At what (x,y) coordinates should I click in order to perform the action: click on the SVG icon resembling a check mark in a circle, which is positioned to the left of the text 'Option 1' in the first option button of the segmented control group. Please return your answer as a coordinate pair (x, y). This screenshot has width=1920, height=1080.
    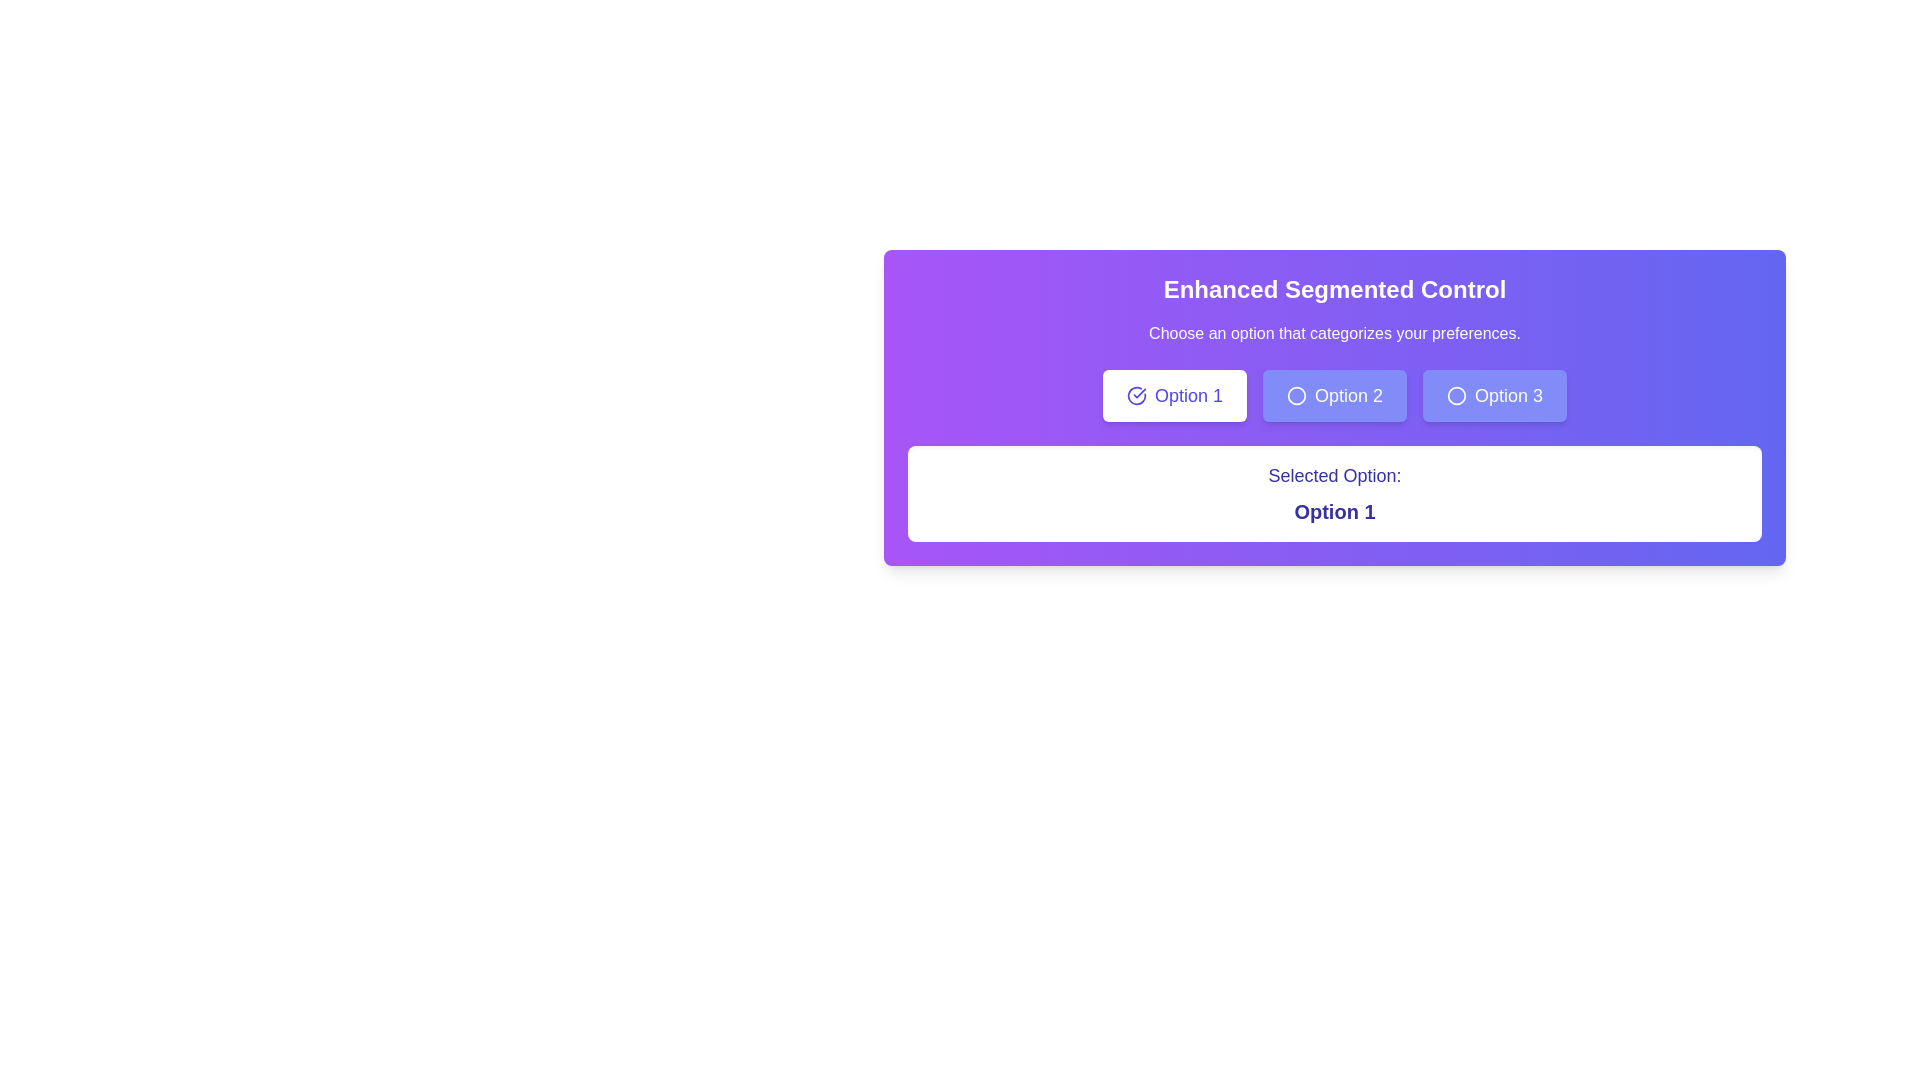
    Looking at the image, I should click on (1136, 396).